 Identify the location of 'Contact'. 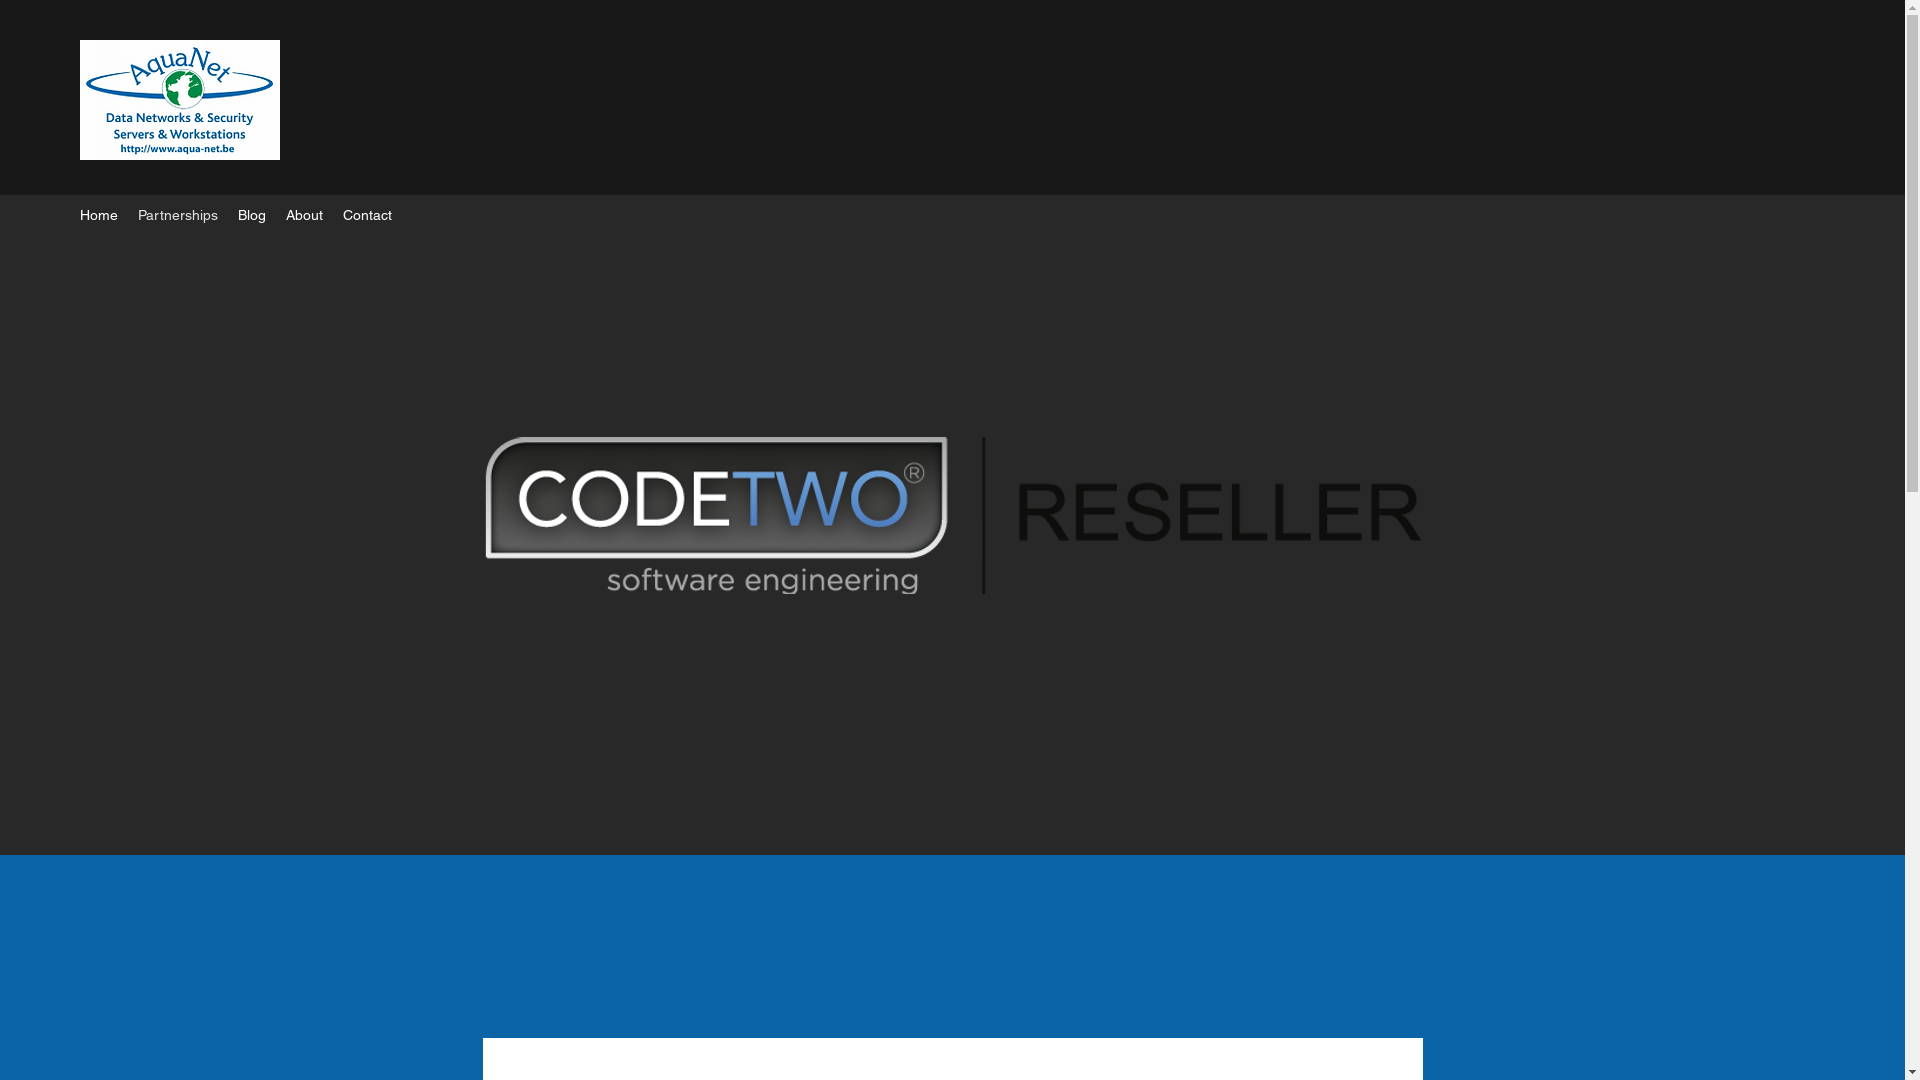
(367, 215).